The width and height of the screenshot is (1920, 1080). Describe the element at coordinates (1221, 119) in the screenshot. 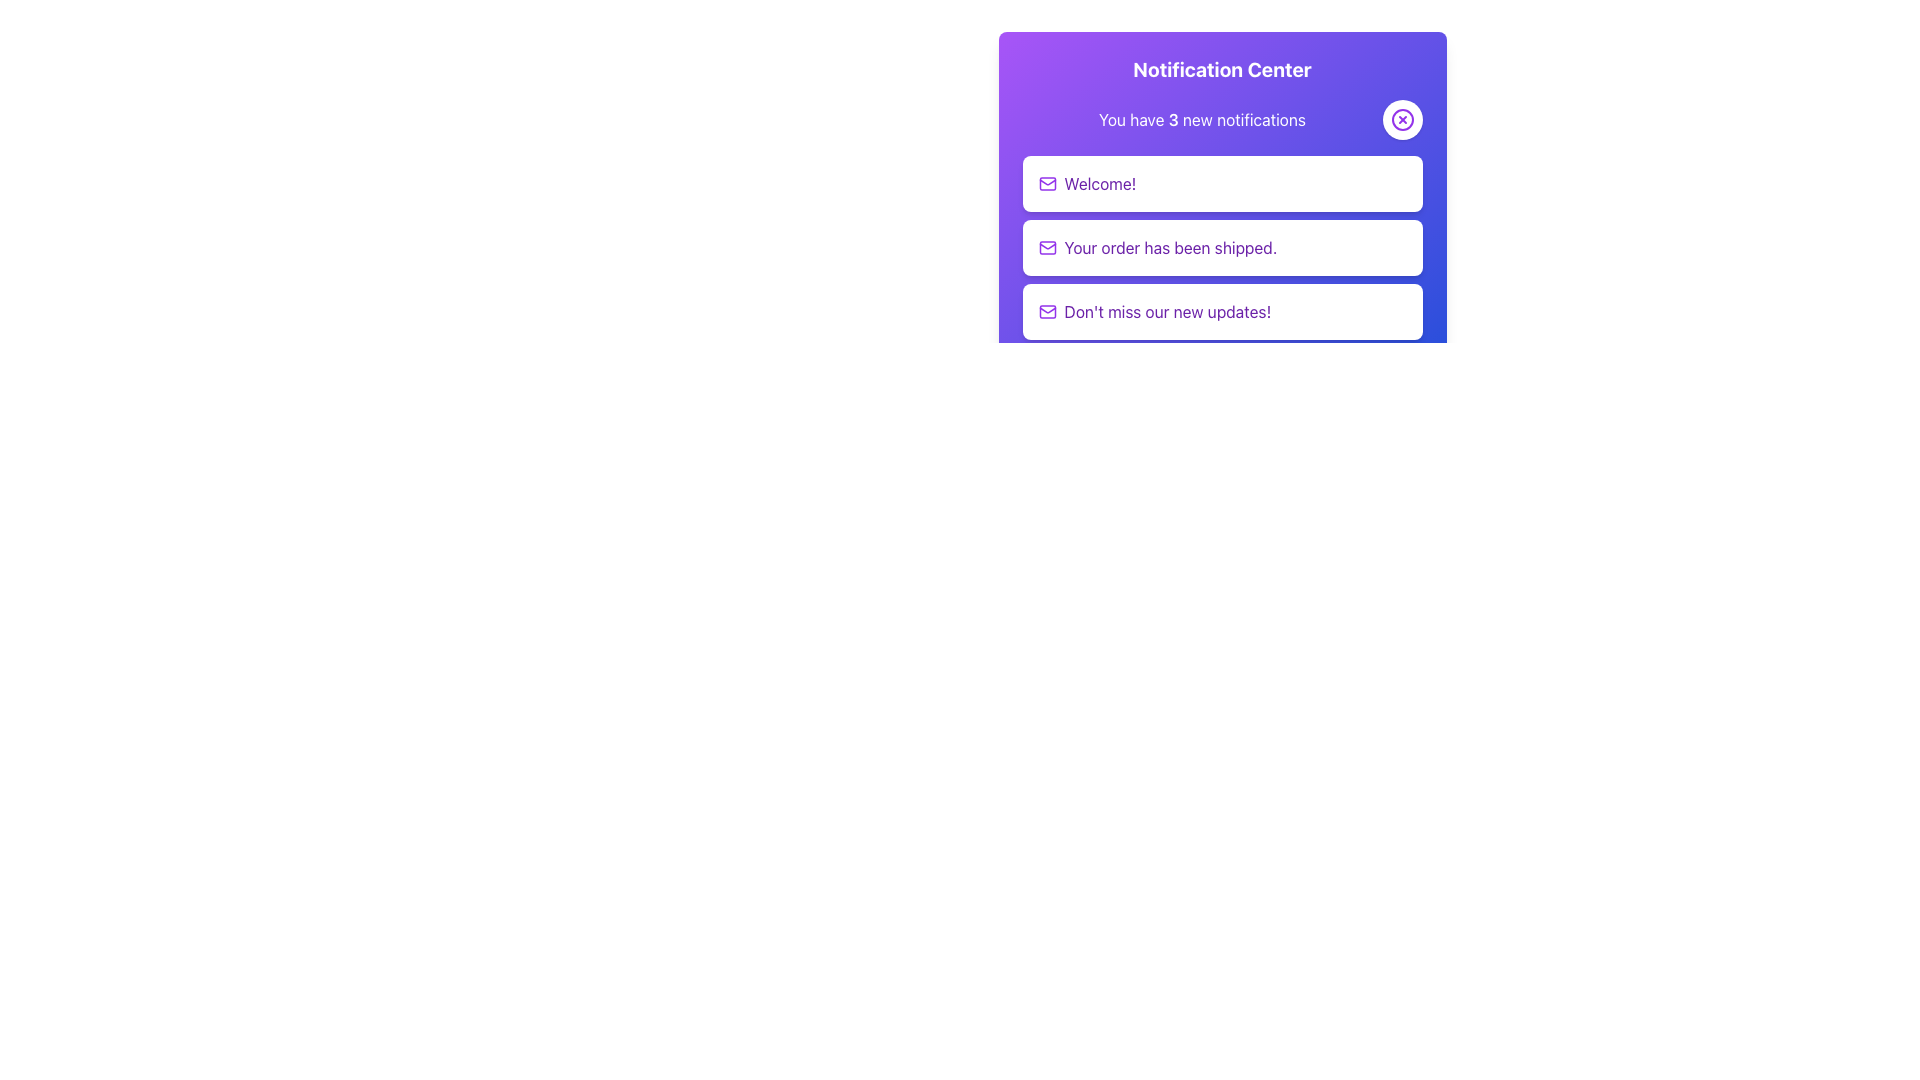

I see `notification information from the Notification bar that displays 'You have 3 new notifications' on a purple gradient background` at that location.